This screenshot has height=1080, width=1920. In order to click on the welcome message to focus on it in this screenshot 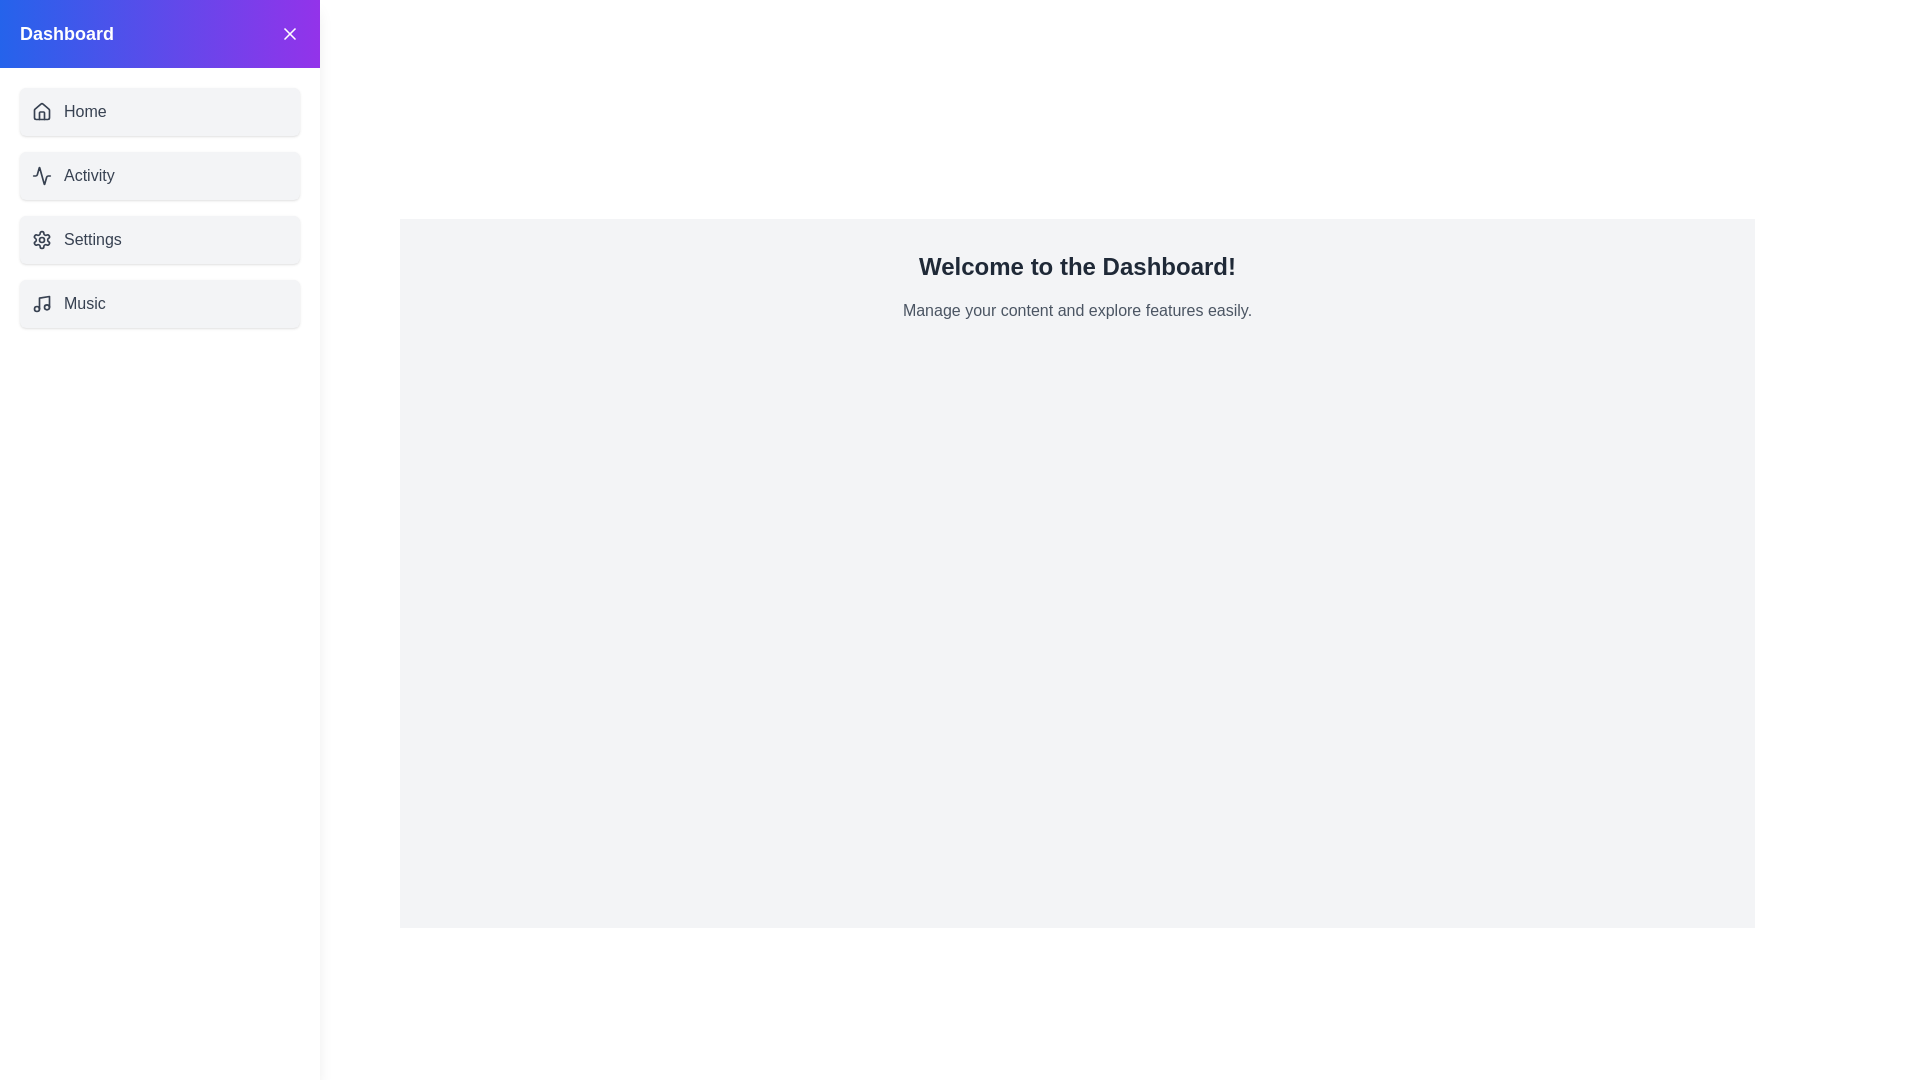, I will do `click(1076, 265)`.